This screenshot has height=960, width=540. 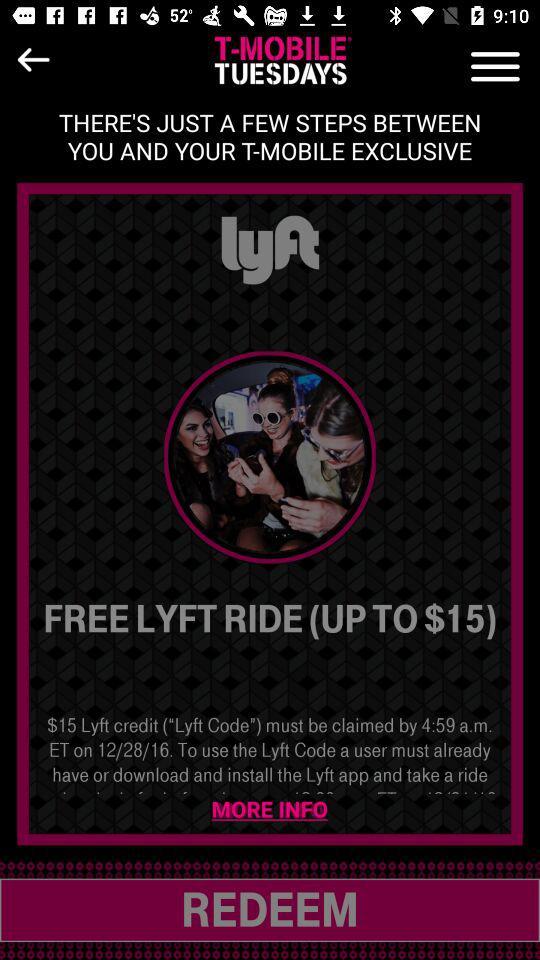 I want to click on the image below lyft, so click(x=270, y=457).